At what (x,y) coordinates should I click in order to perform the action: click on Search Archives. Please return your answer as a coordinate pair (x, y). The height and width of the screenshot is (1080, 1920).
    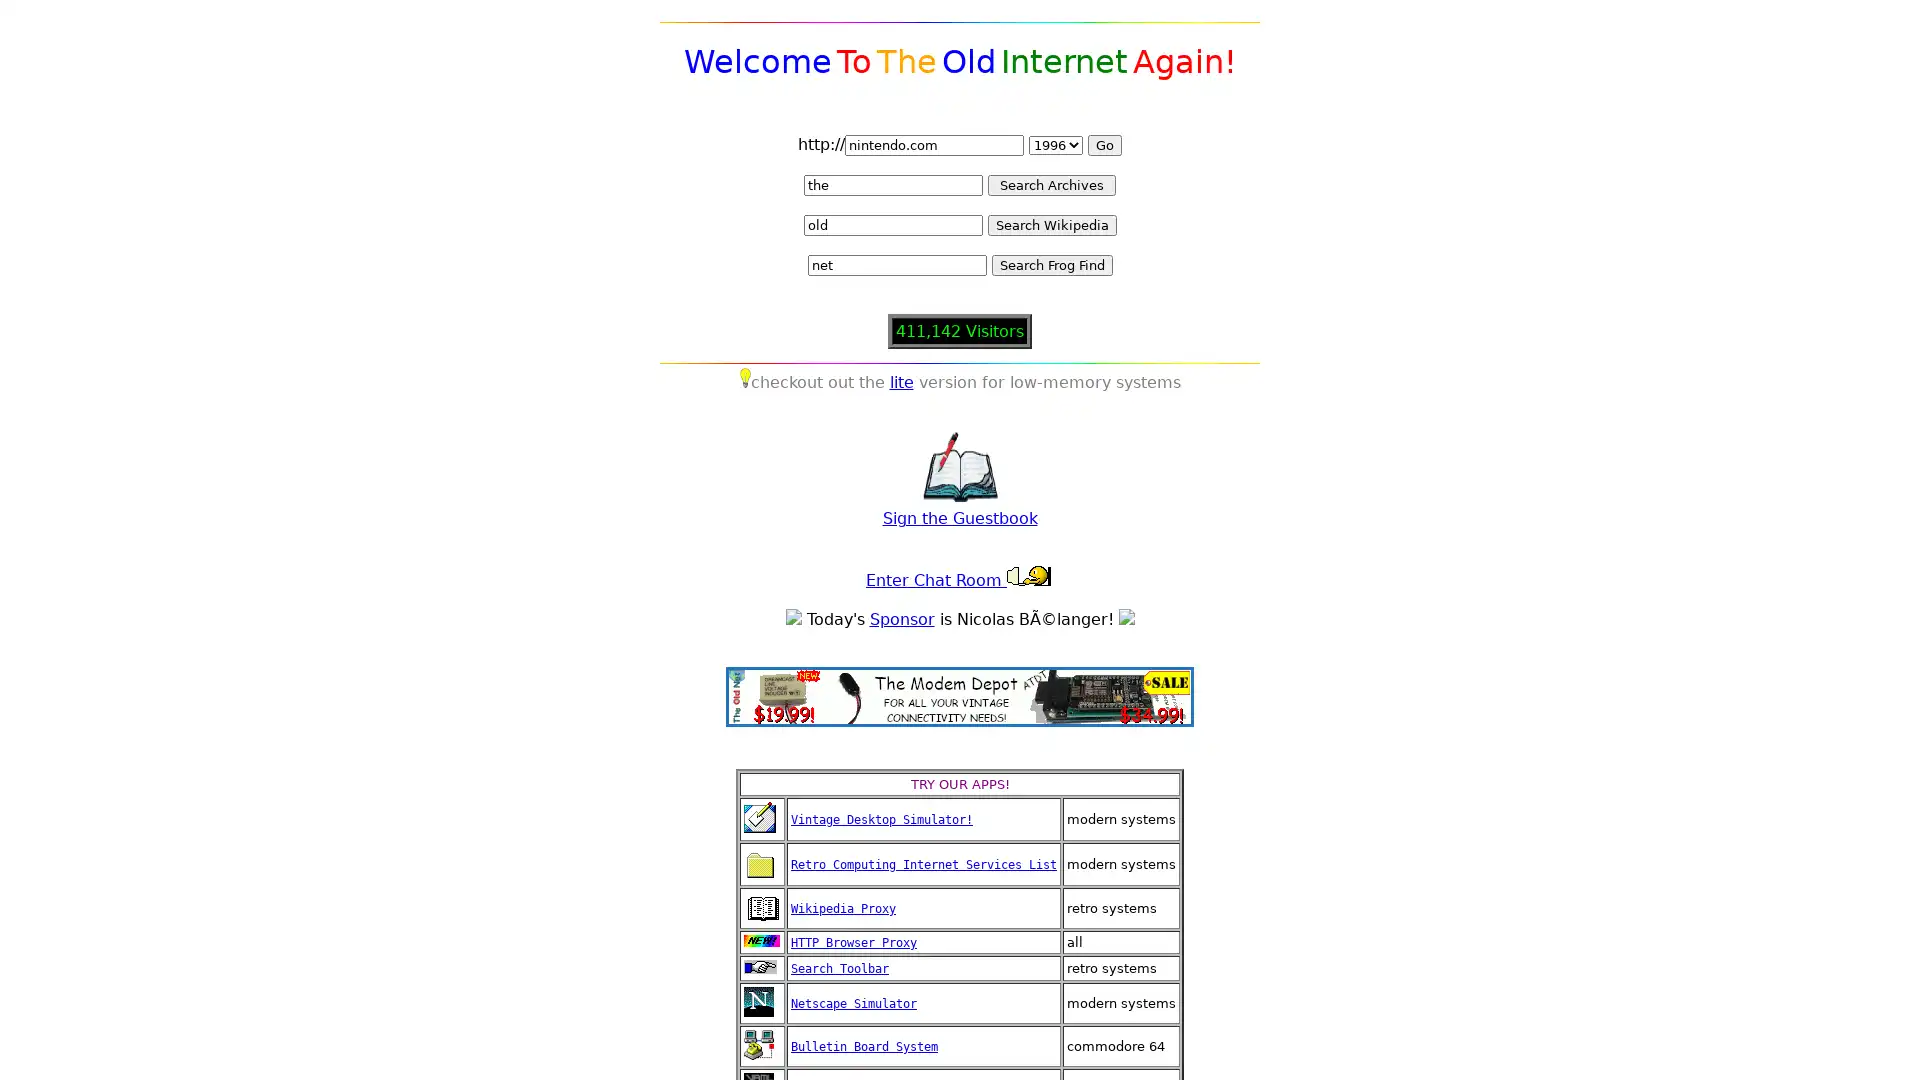
    Looking at the image, I should click on (1050, 185).